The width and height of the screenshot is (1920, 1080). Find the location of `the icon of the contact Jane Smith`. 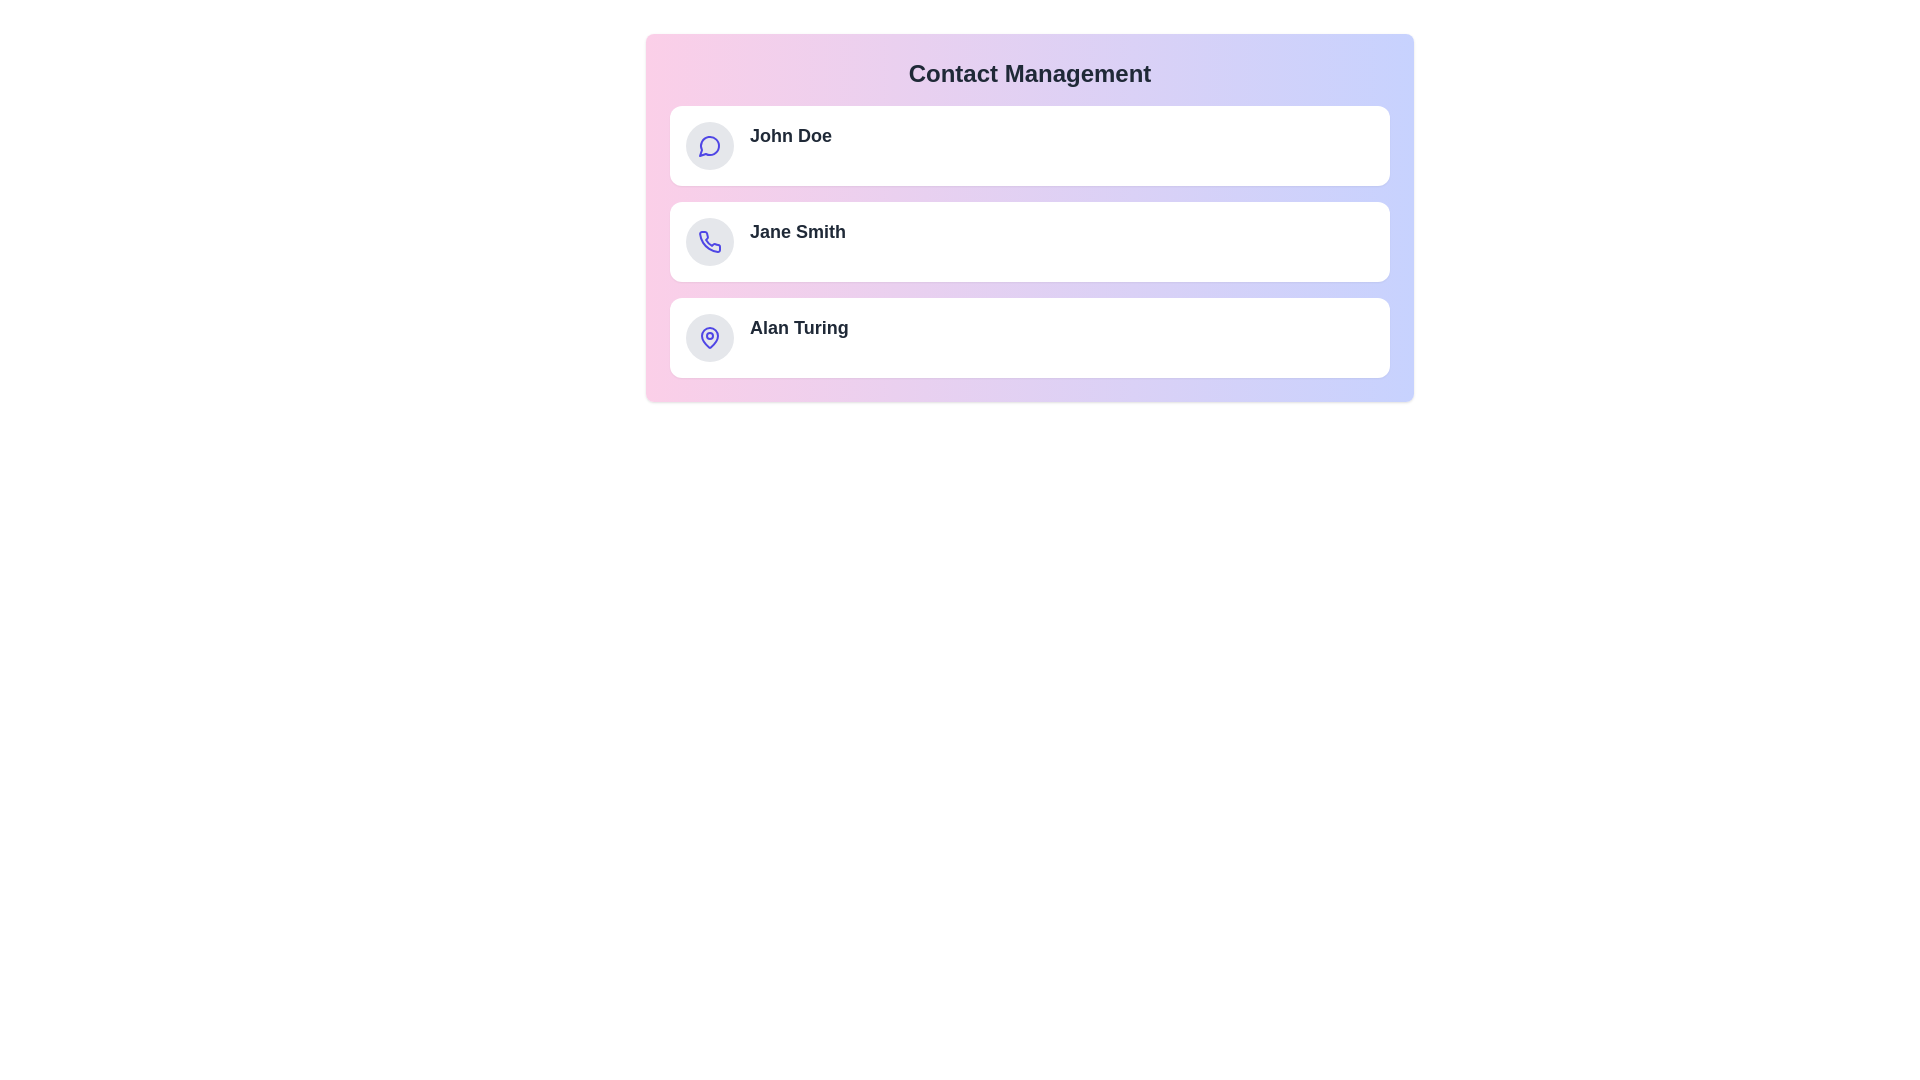

the icon of the contact Jane Smith is located at coordinates (710, 241).